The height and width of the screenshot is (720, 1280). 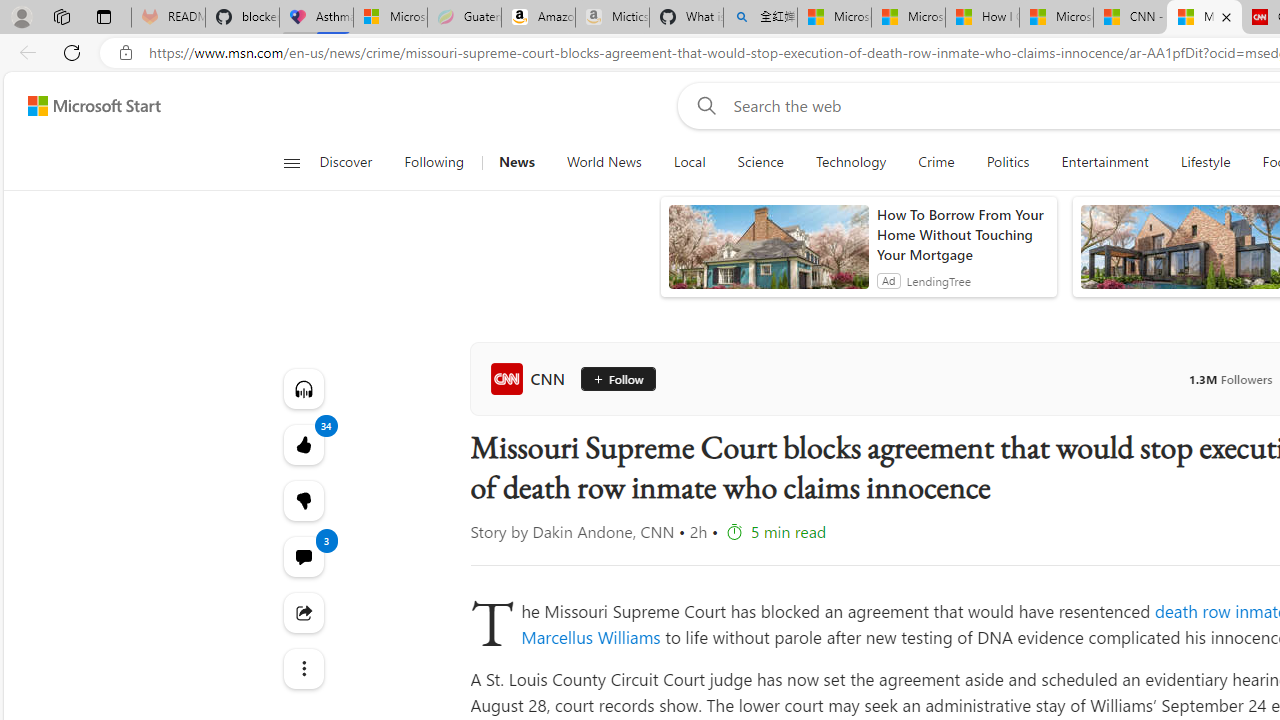 What do you see at coordinates (603, 162) in the screenshot?
I see `'World News'` at bounding box center [603, 162].